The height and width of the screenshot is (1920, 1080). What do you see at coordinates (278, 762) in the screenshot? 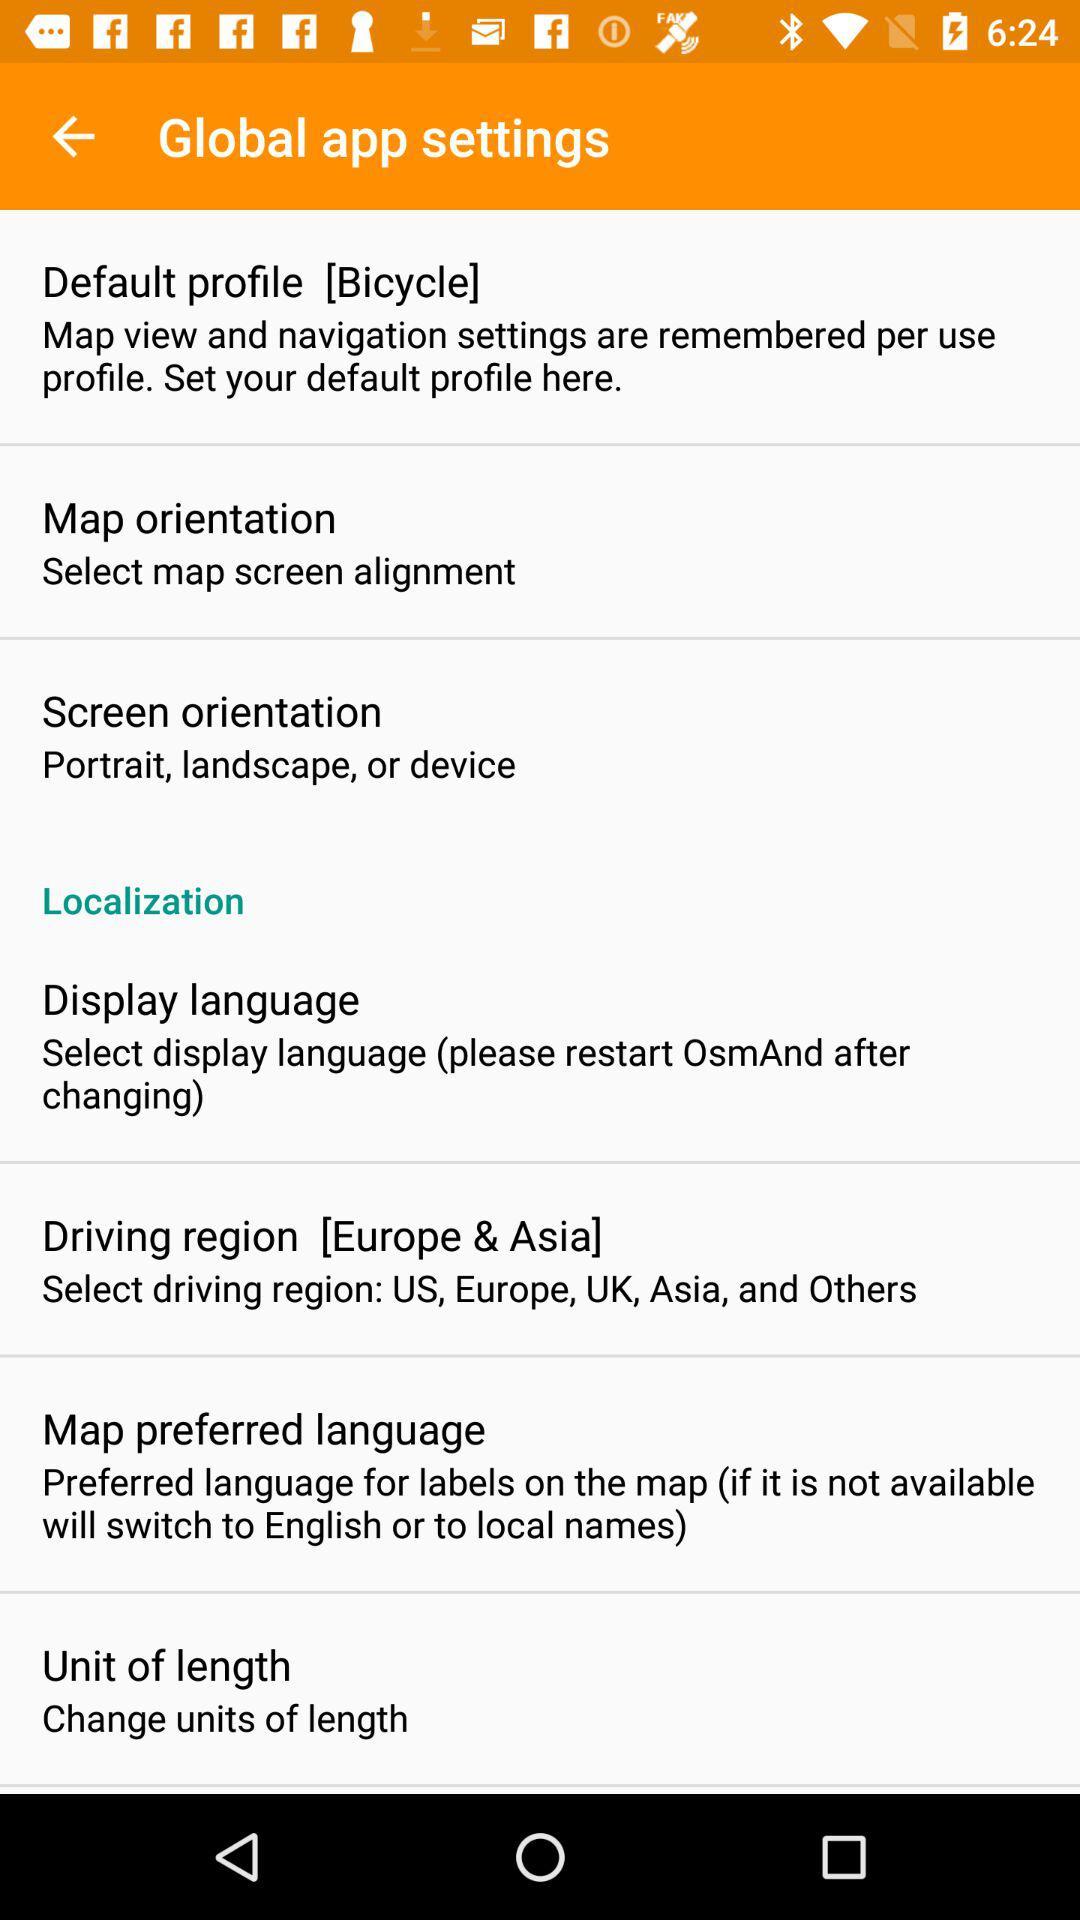
I see `the item above localization` at bounding box center [278, 762].